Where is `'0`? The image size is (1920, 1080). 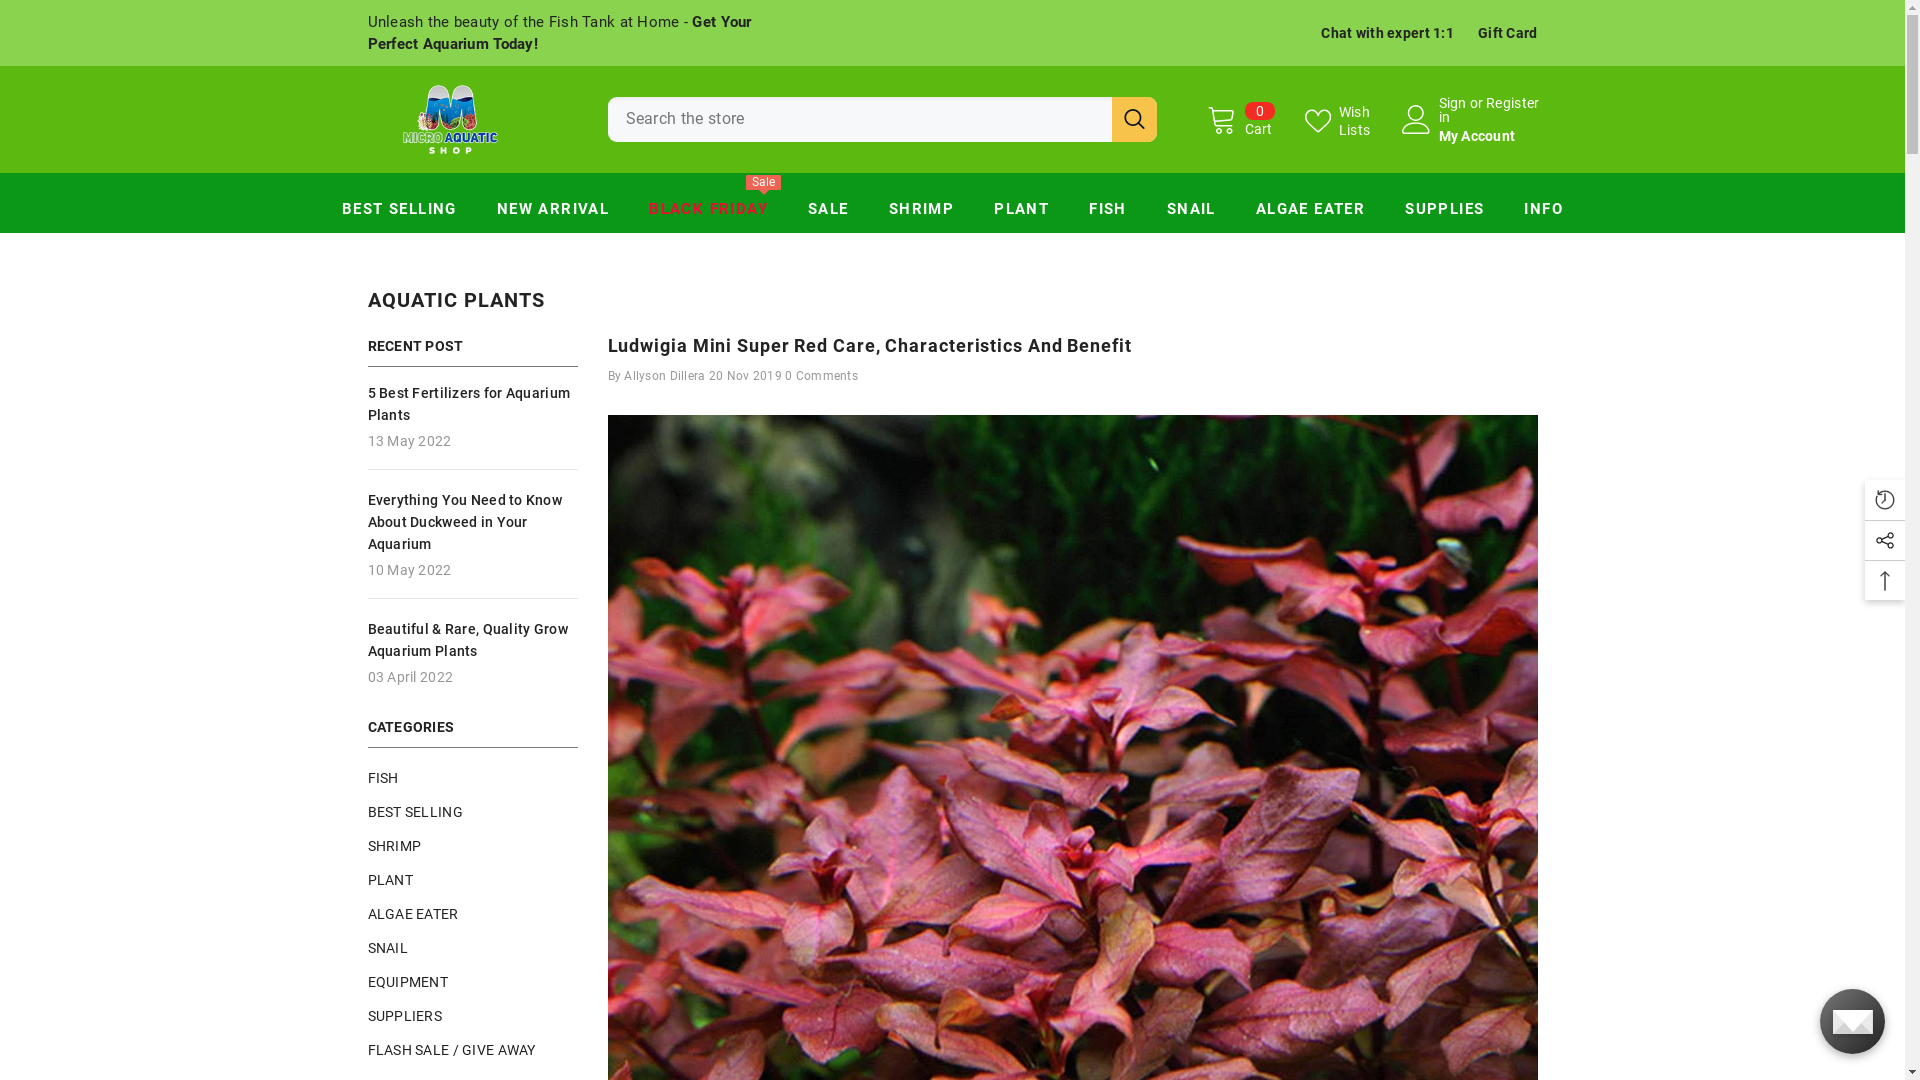 '0 is located at coordinates (1238, 119).